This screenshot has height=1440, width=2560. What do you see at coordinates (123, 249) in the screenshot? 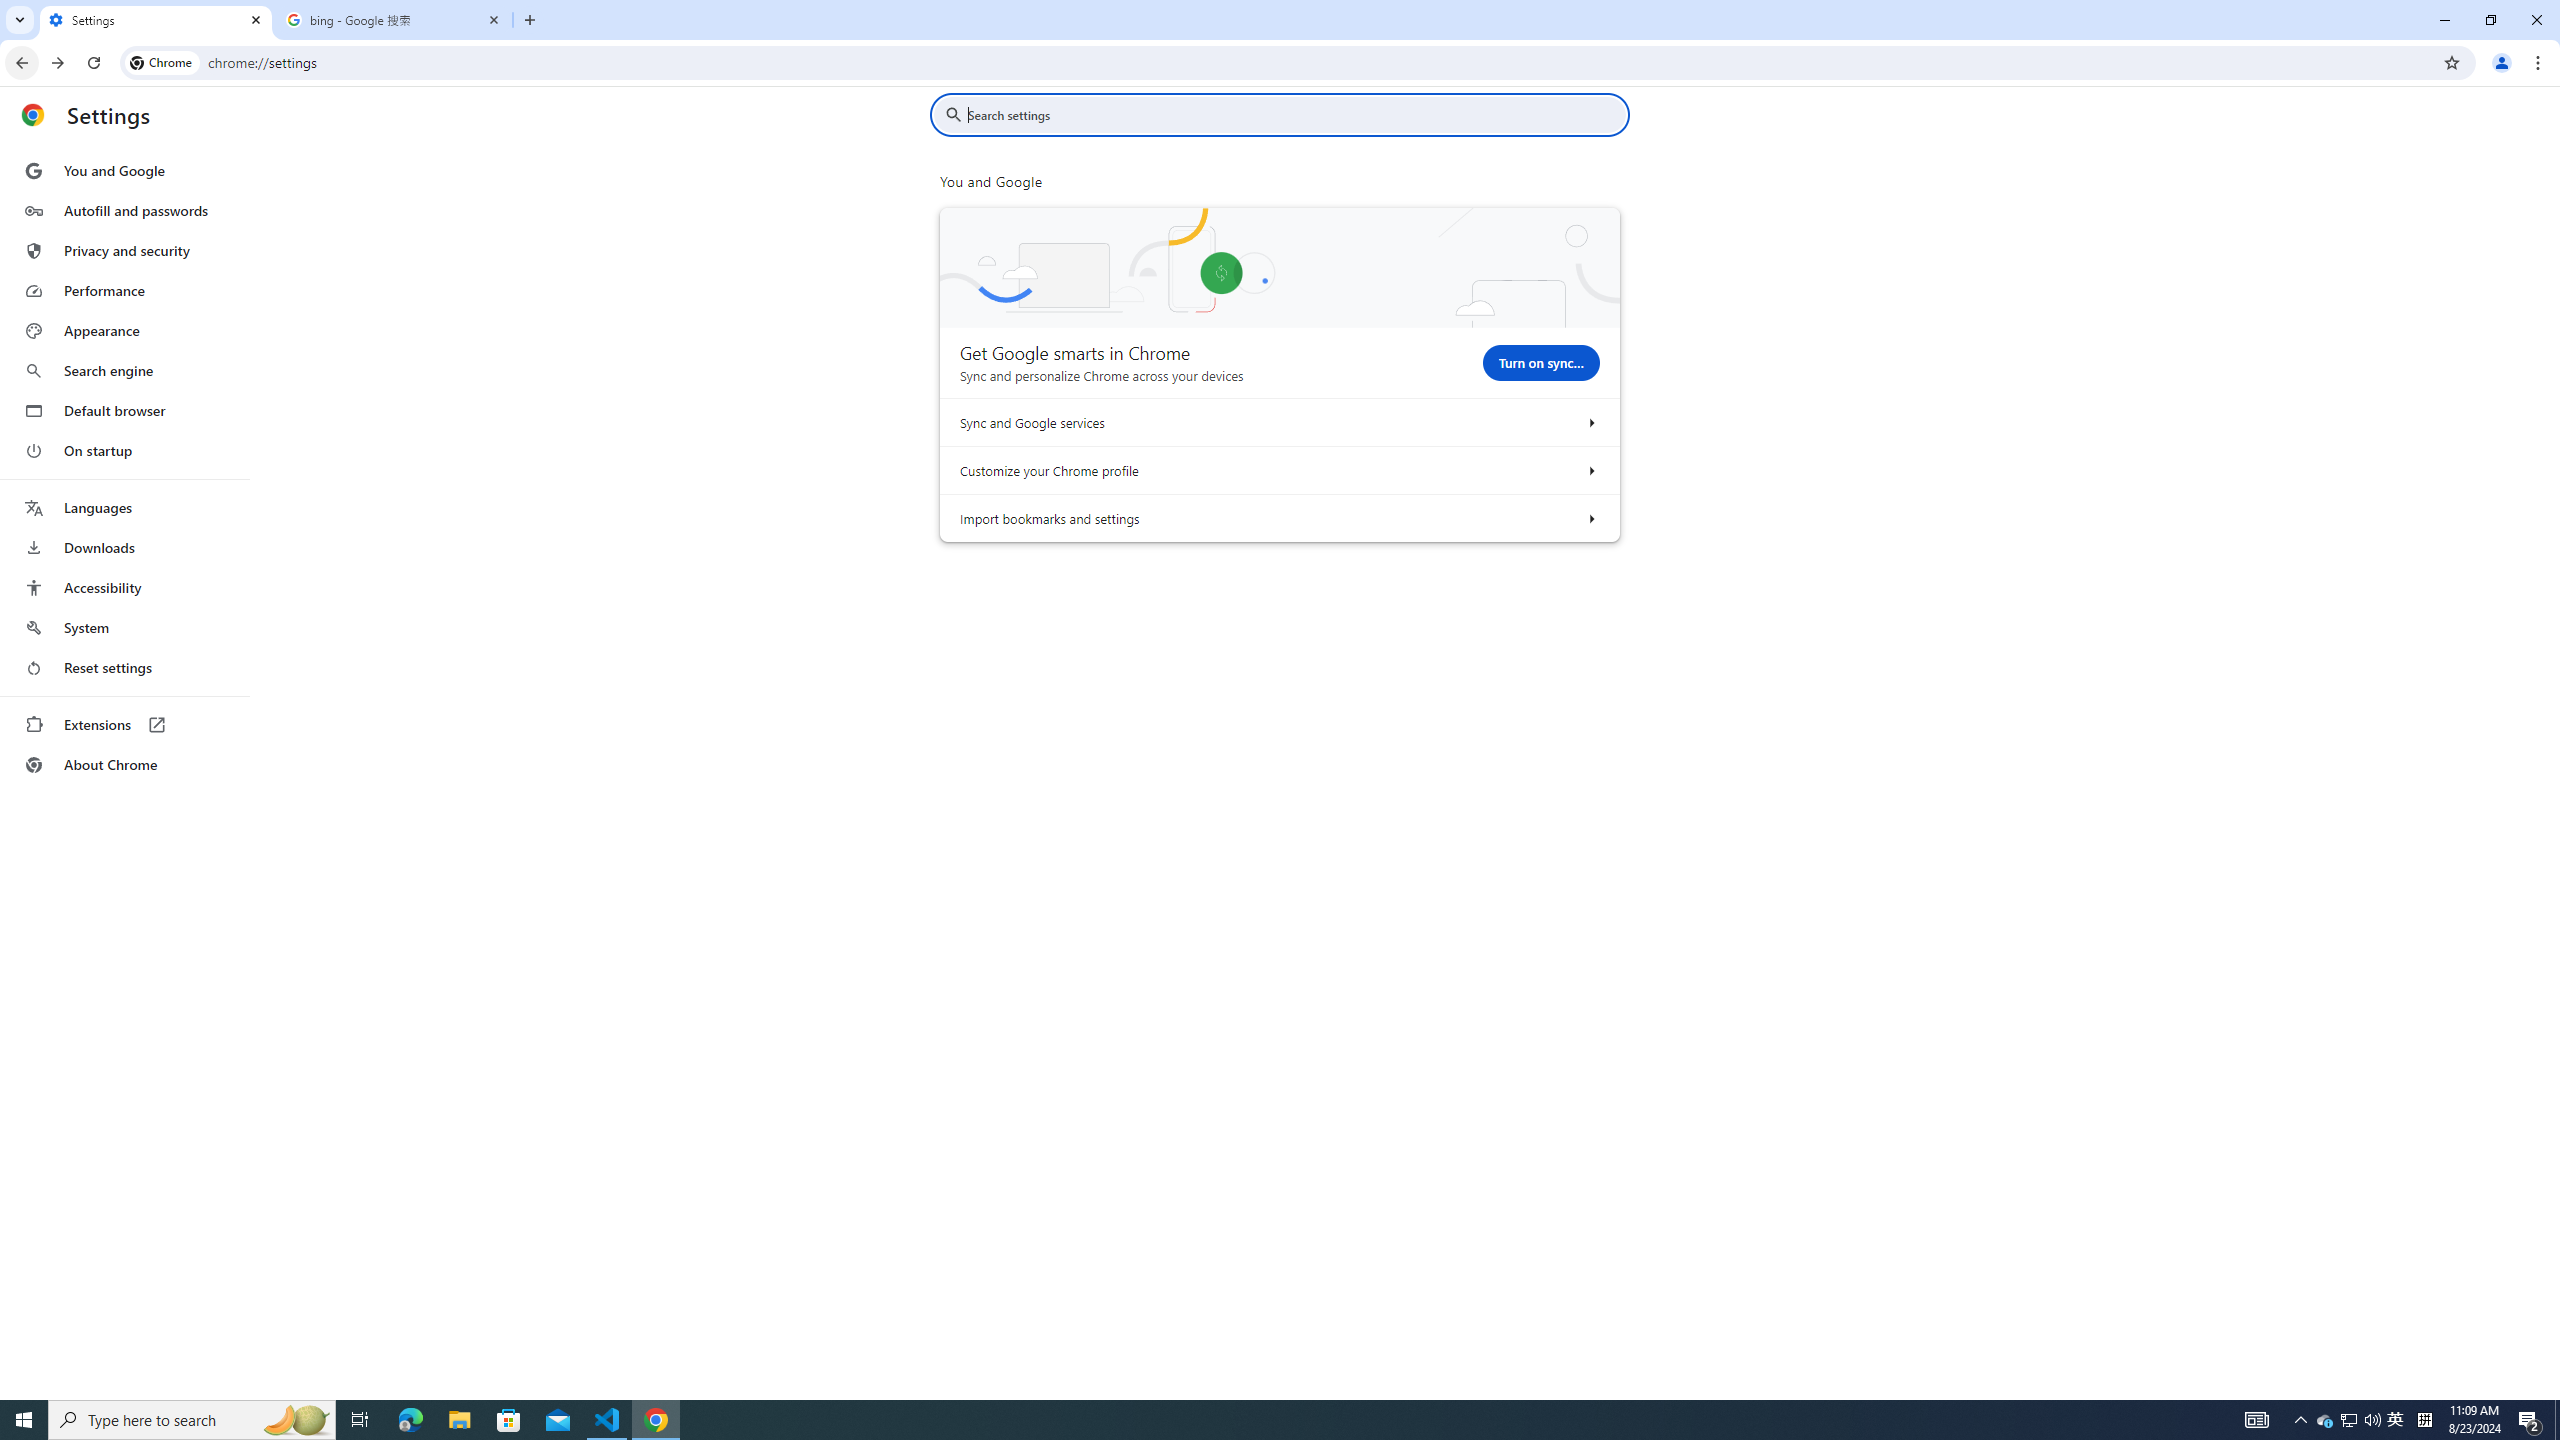
I see `'Privacy and security'` at bounding box center [123, 249].